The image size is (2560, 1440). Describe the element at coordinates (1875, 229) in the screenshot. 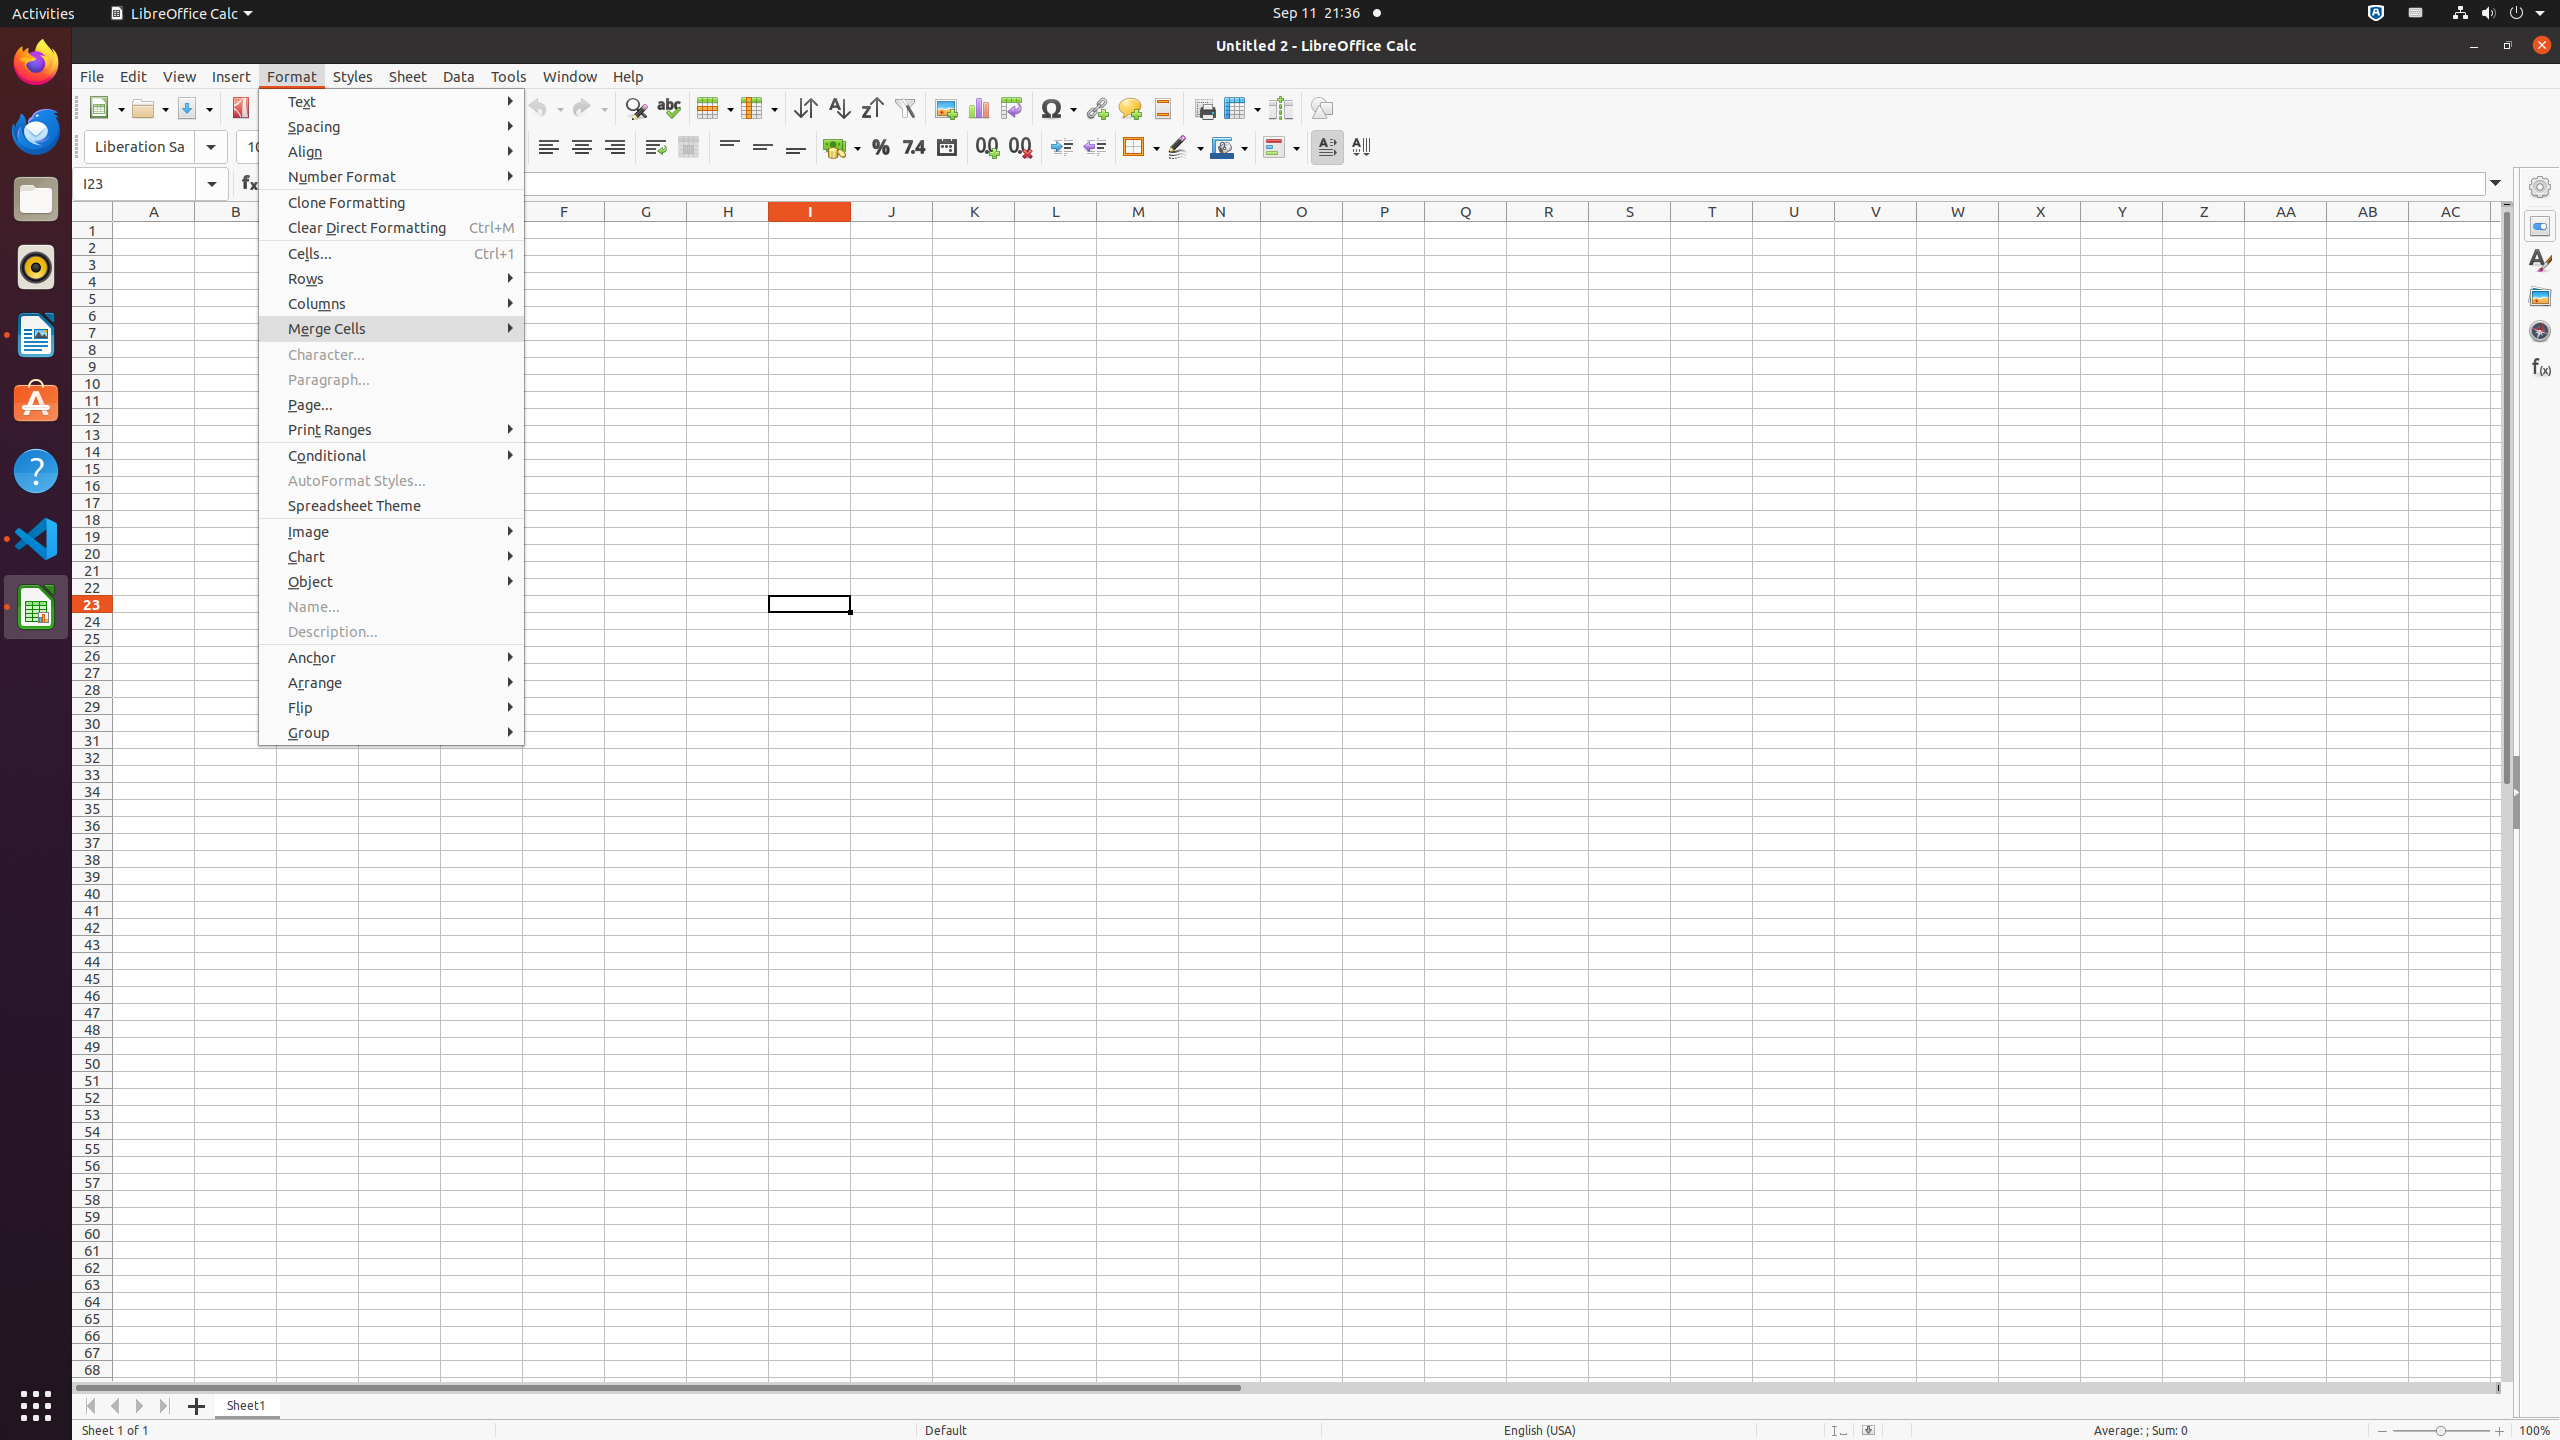

I see `'V1'` at that location.